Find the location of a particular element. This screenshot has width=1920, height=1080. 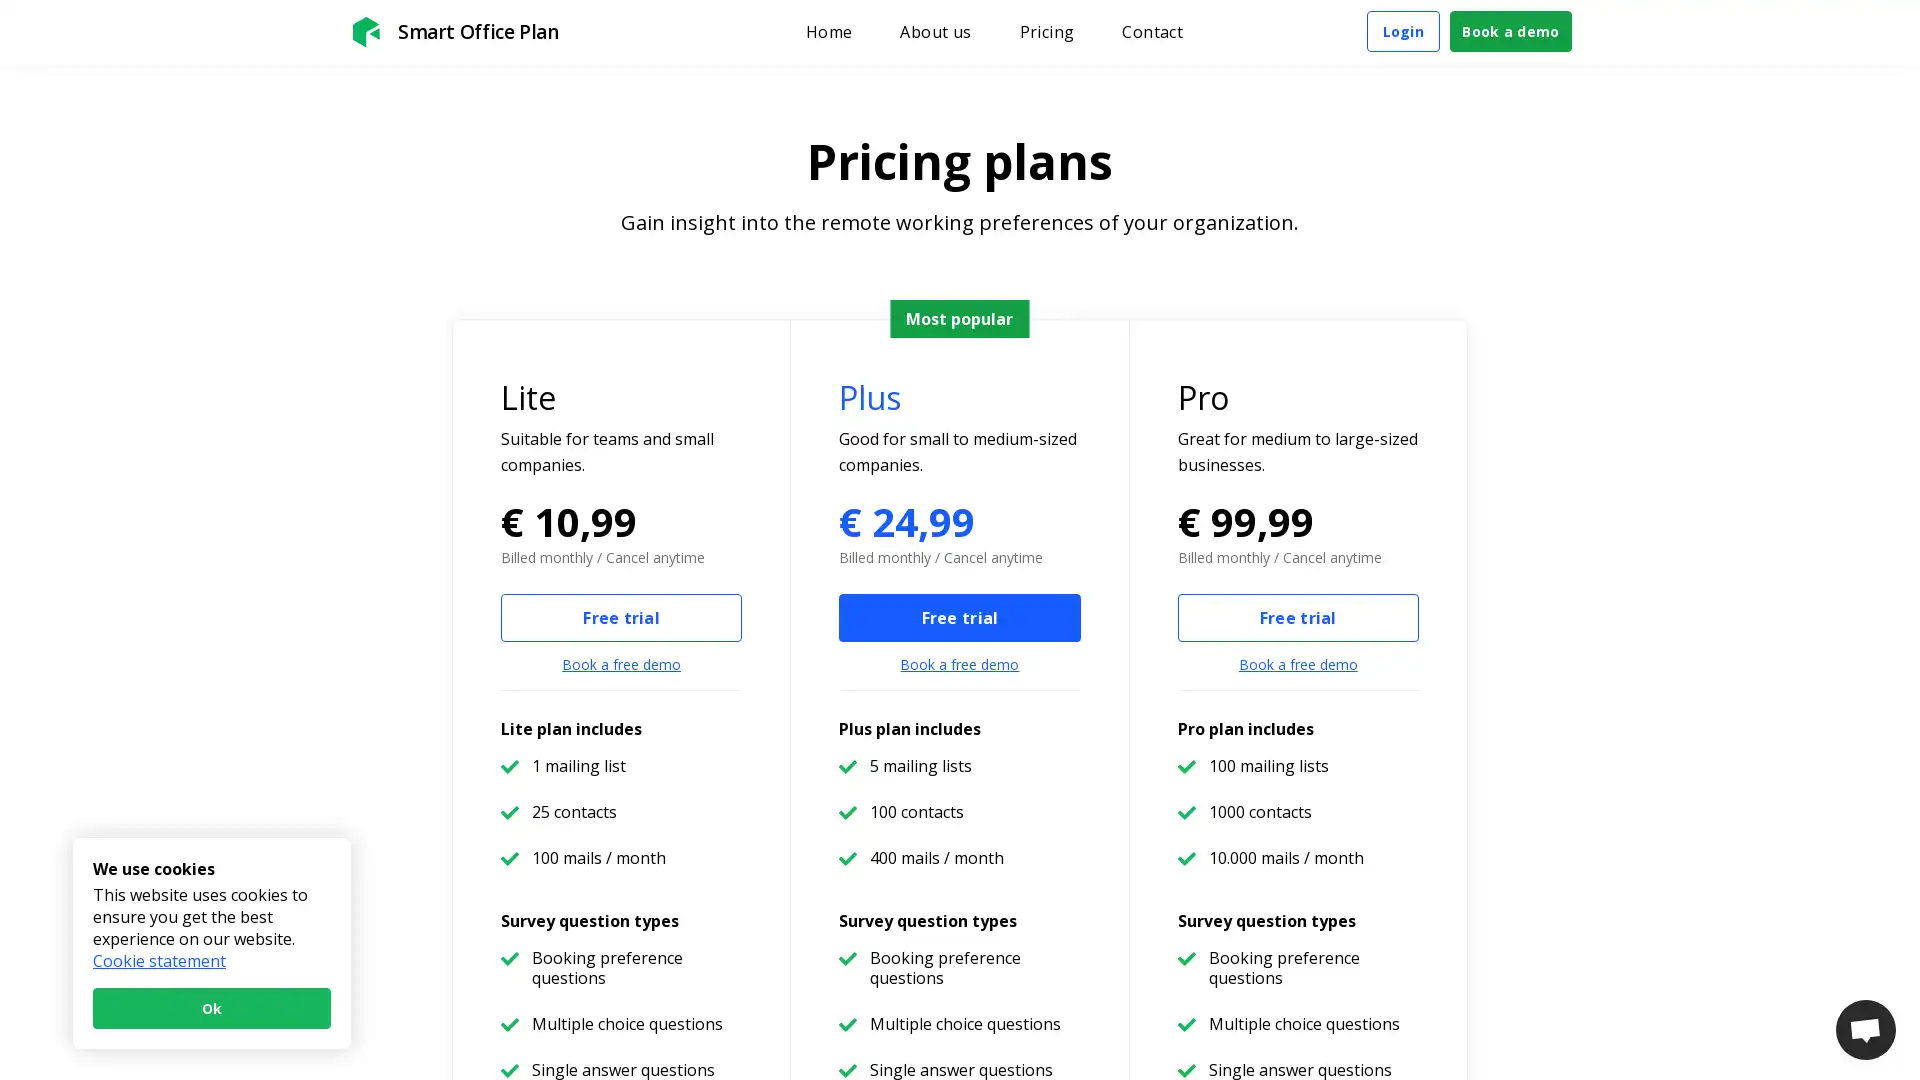

Book a demo is located at coordinates (1511, 31).